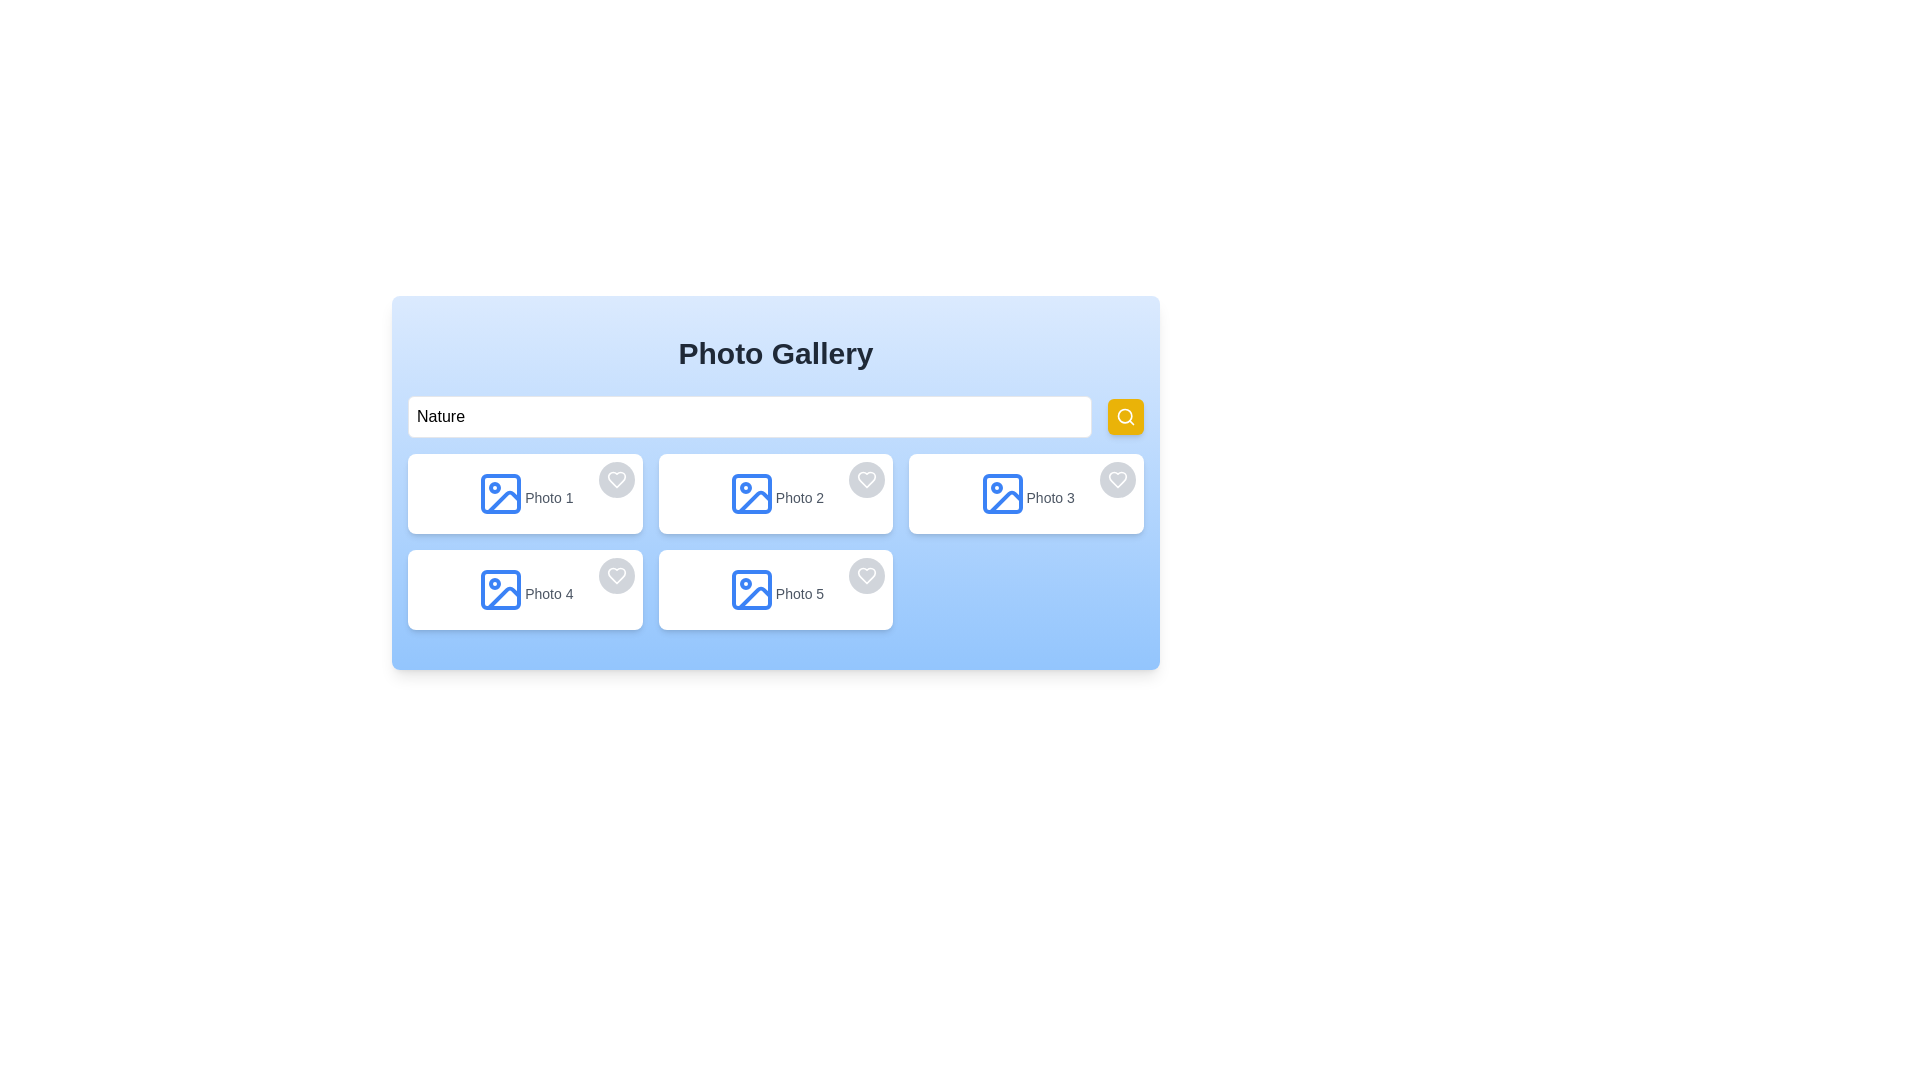 The height and width of the screenshot is (1080, 1920). Describe the element at coordinates (867, 575) in the screenshot. I see `the heart-shaped icon button styled as a minimalistic outline, located at the top-right corner of the card labeled 'Photo 5', to like the photo` at that location.